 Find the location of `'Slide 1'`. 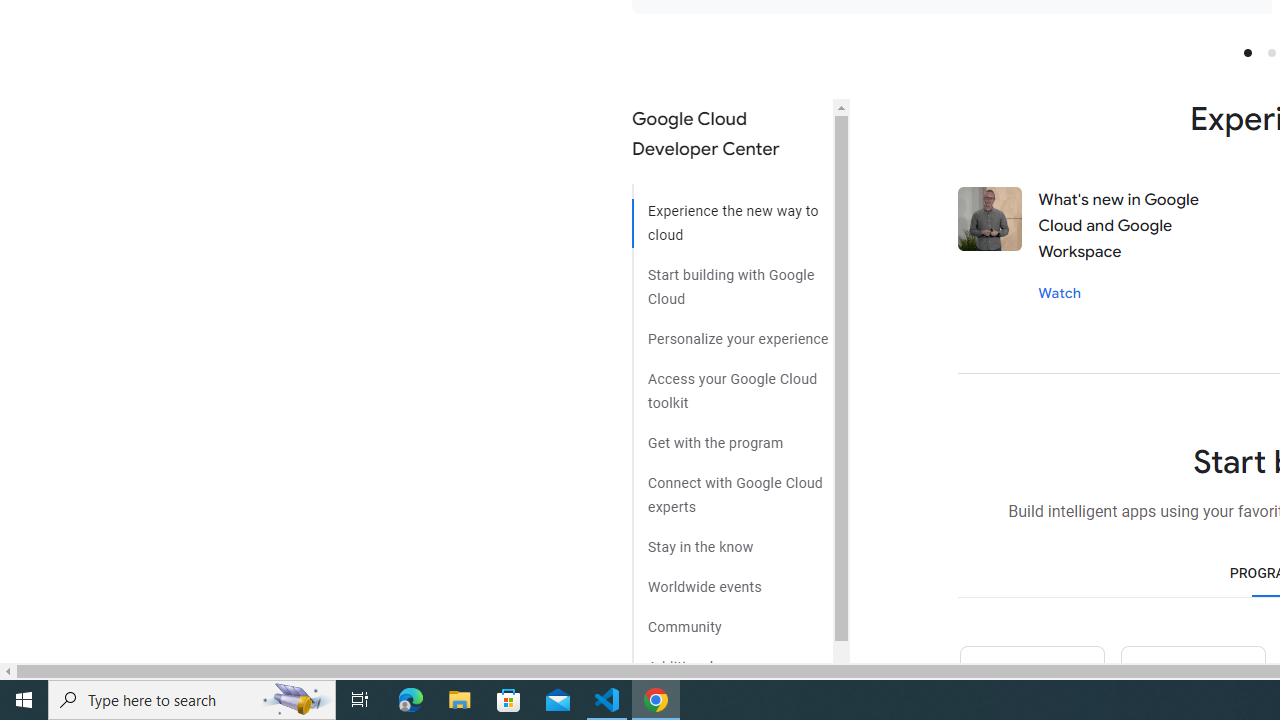

'Slide 1' is located at coordinates (1246, 51).